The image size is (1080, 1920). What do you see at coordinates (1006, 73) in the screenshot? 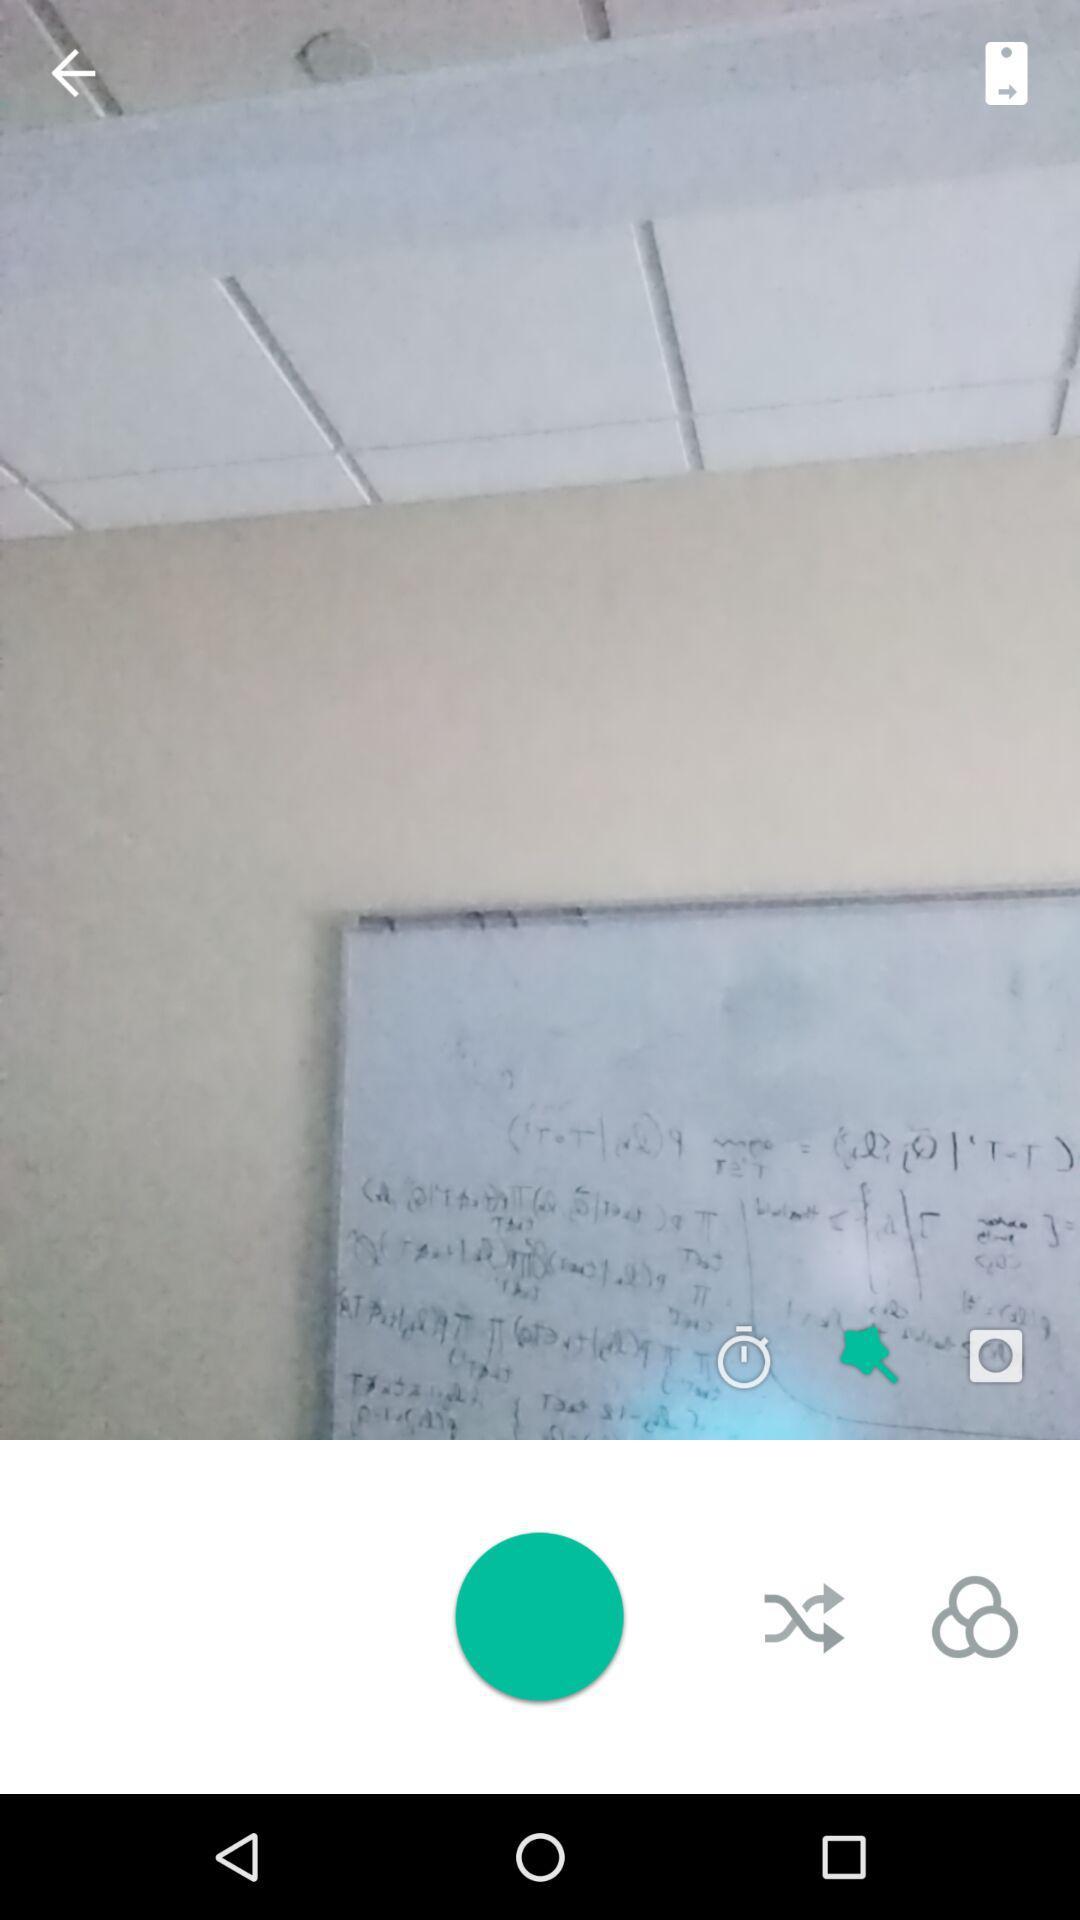
I see `next button` at bounding box center [1006, 73].